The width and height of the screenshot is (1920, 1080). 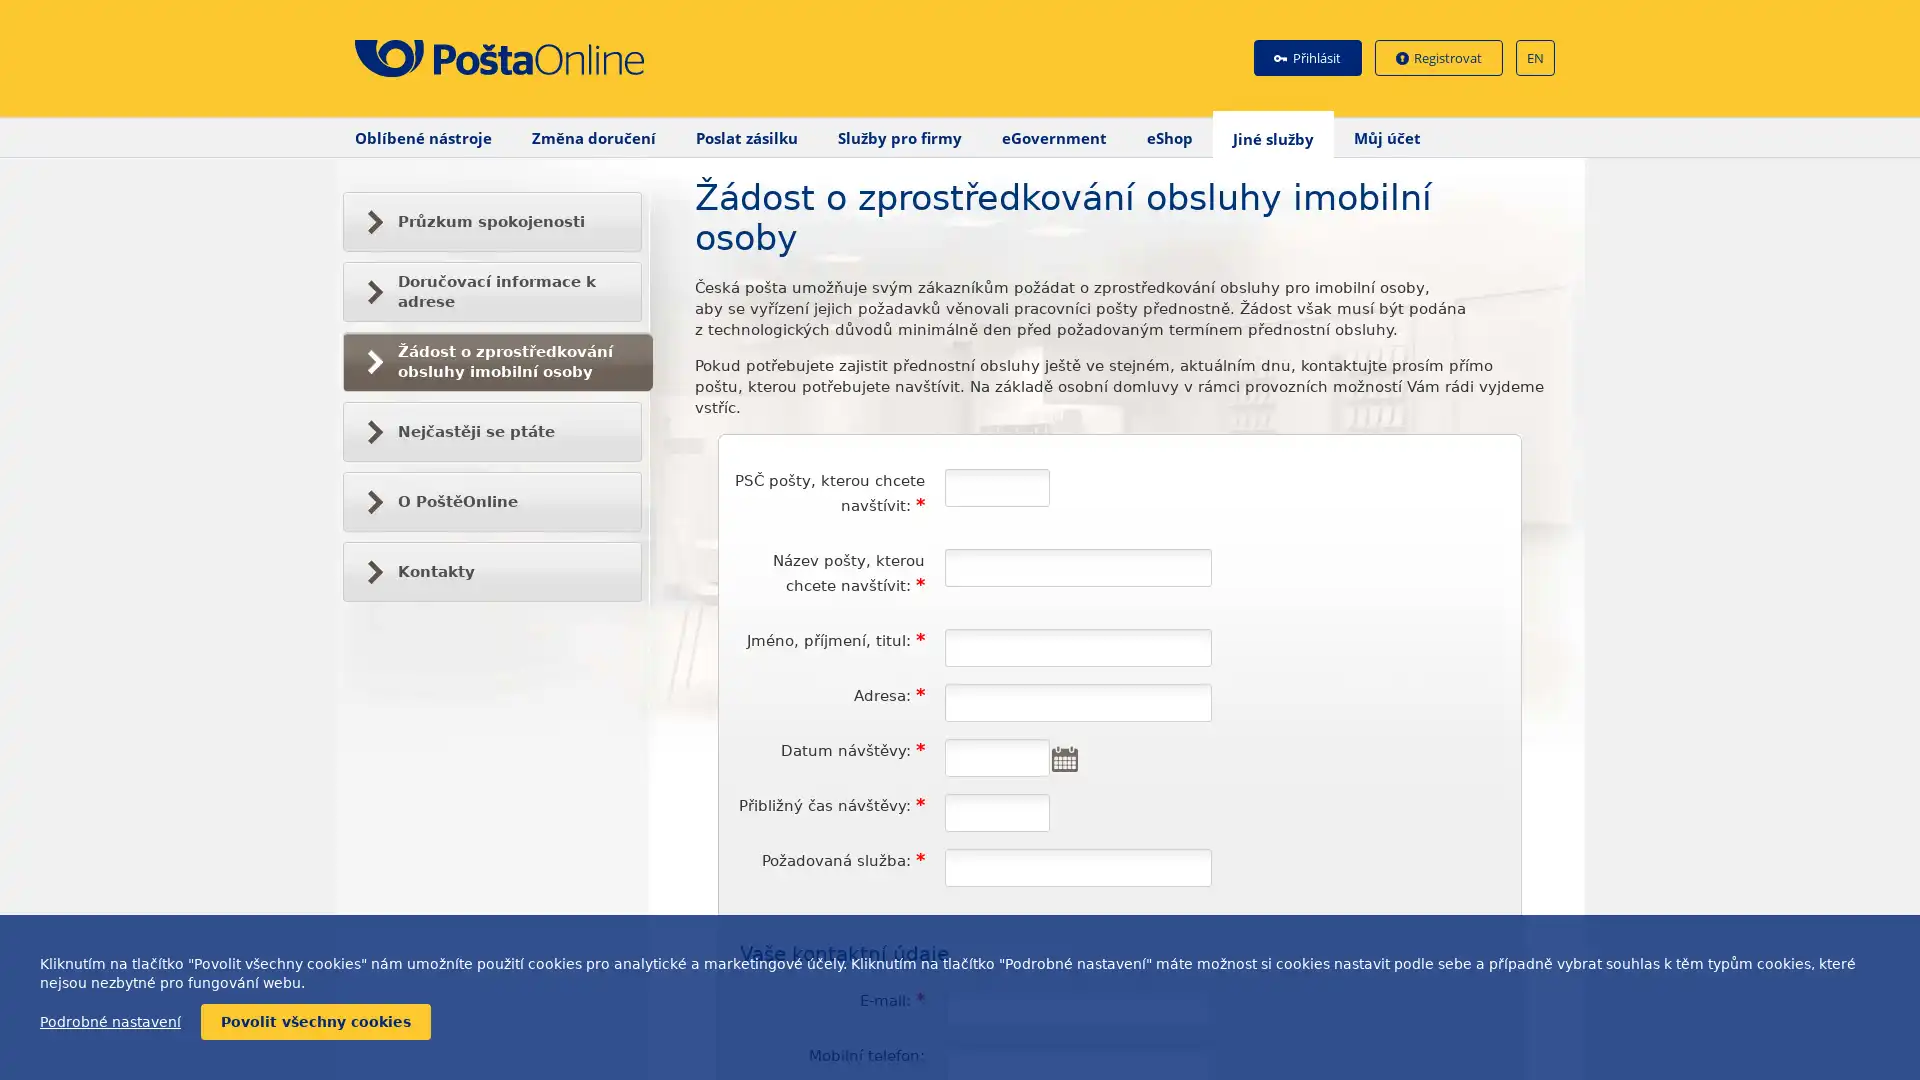 I want to click on Povolit vsechny cookies, so click(x=315, y=1022).